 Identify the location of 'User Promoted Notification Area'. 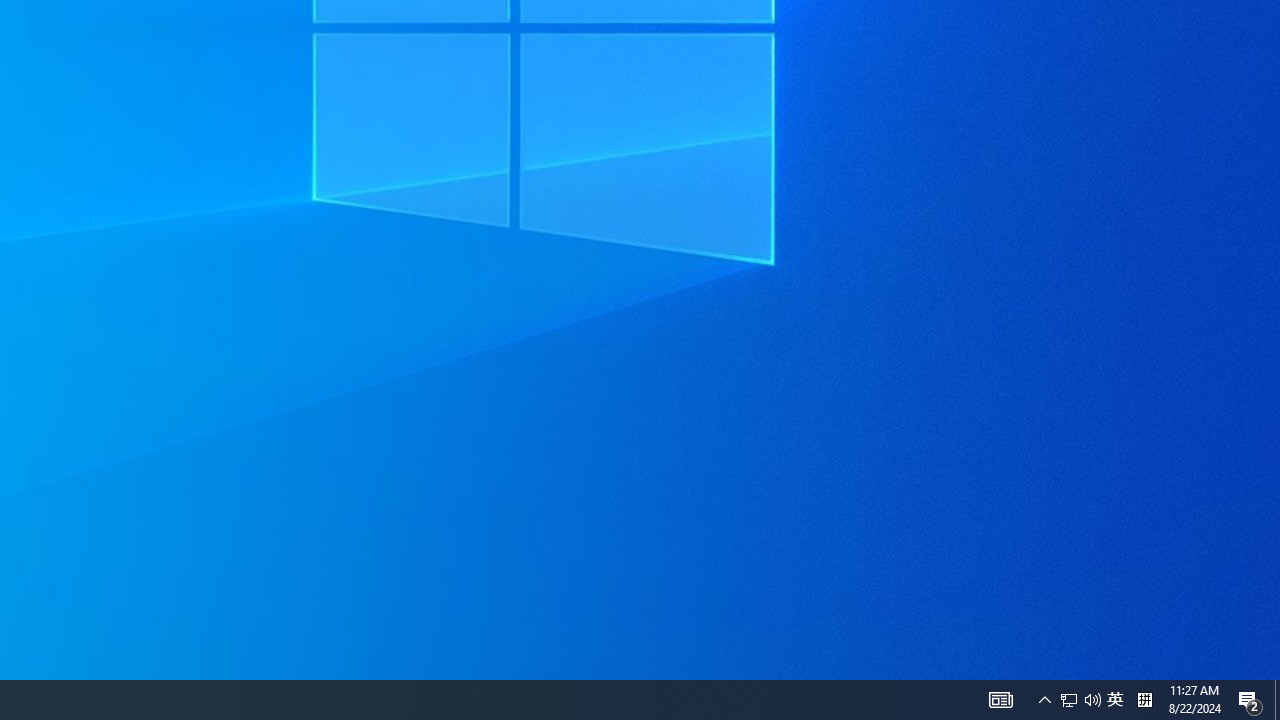
(1079, 698).